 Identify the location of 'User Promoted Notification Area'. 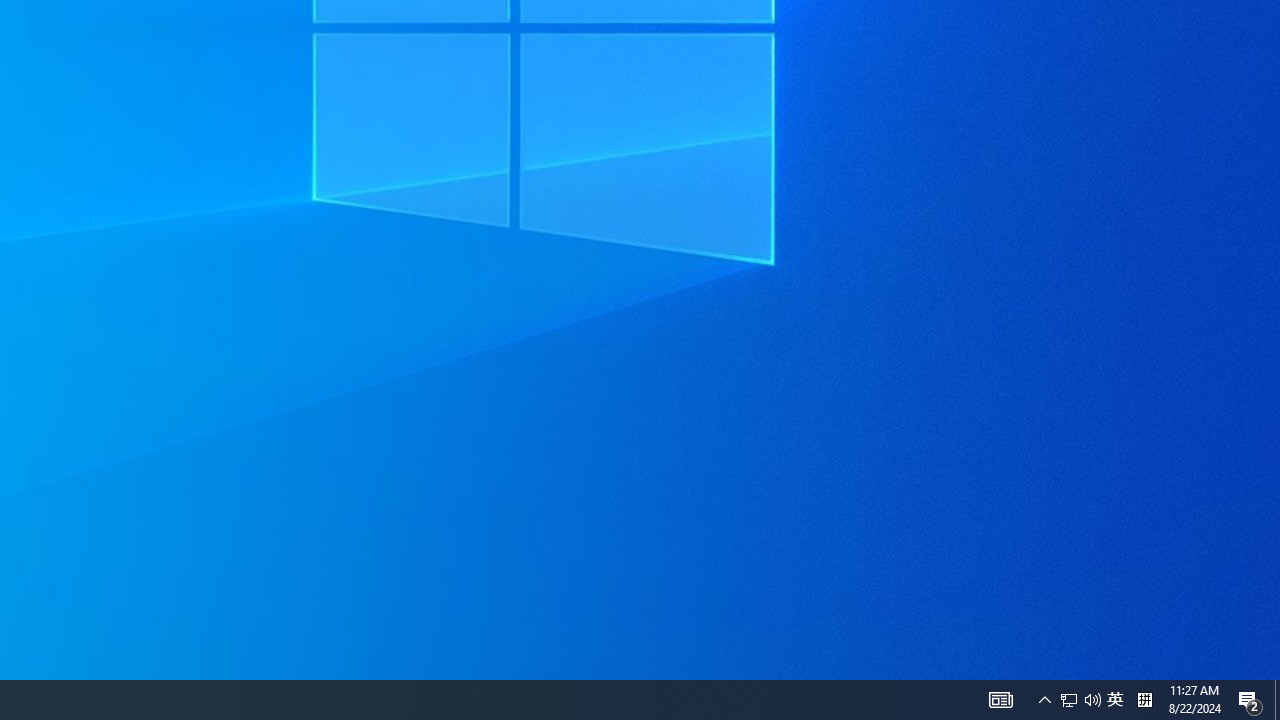
(1079, 698).